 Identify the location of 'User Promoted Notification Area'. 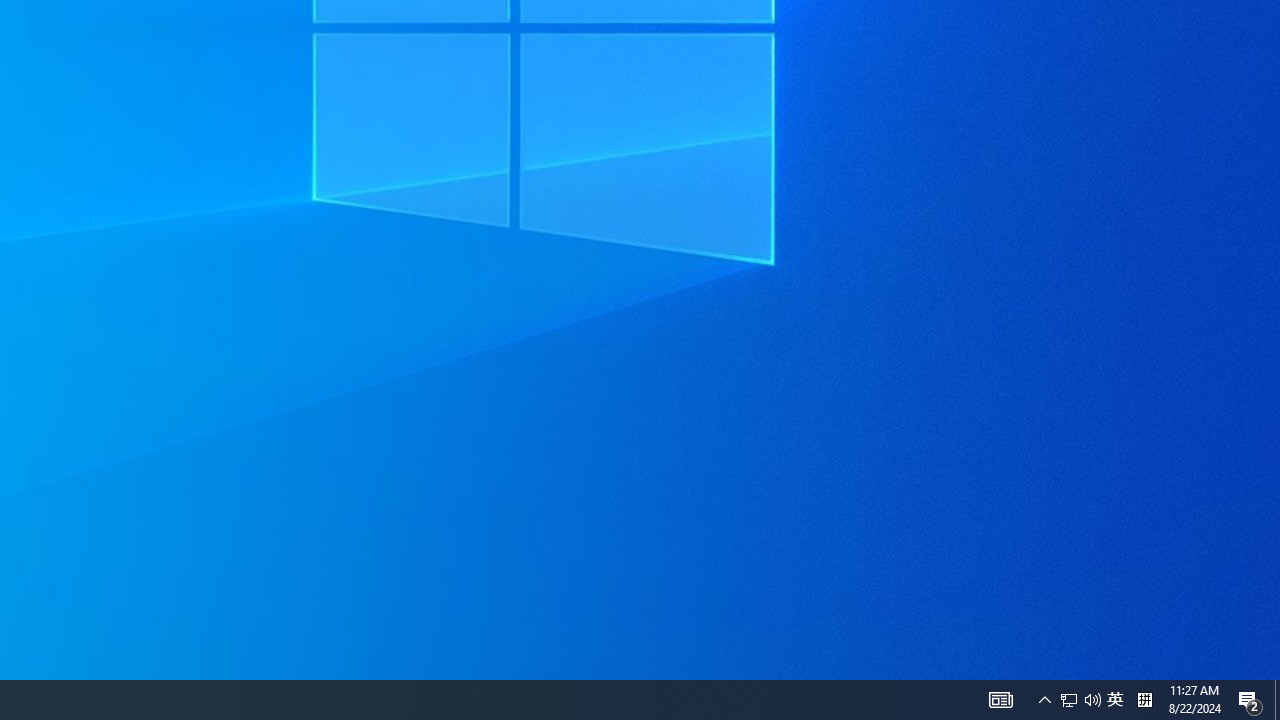
(1079, 698).